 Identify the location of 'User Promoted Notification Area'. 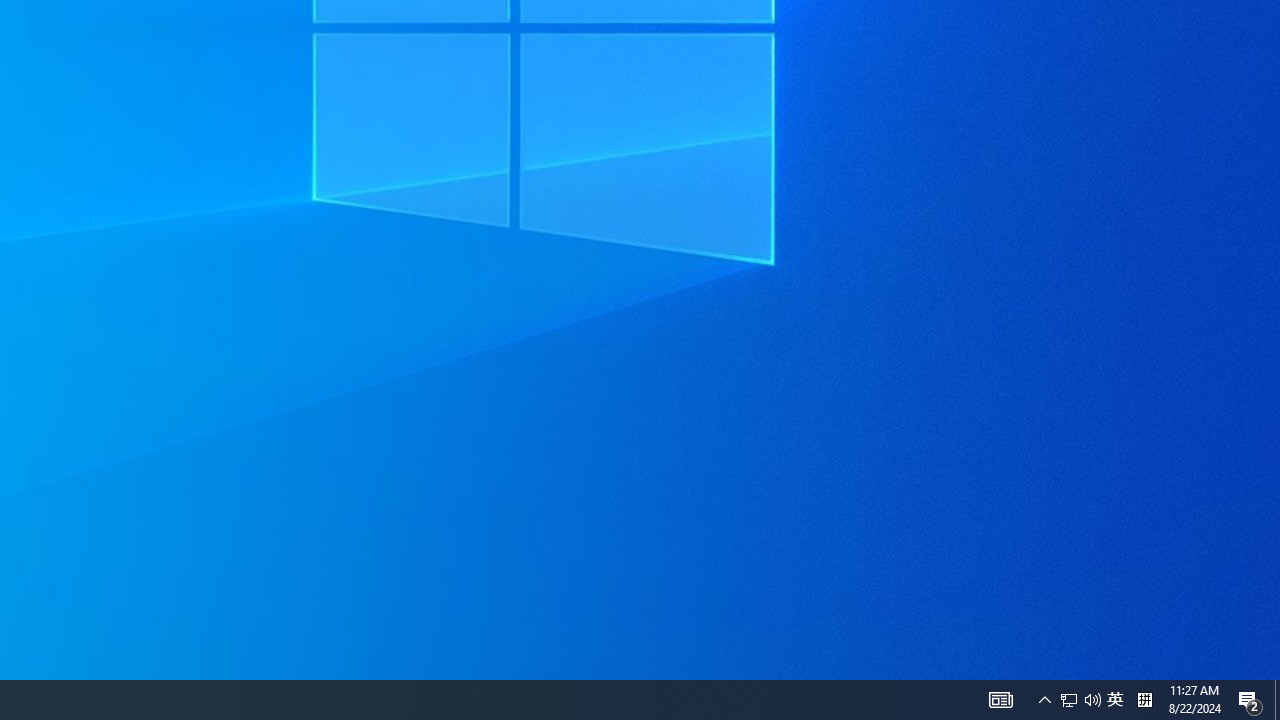
(1079, 698).